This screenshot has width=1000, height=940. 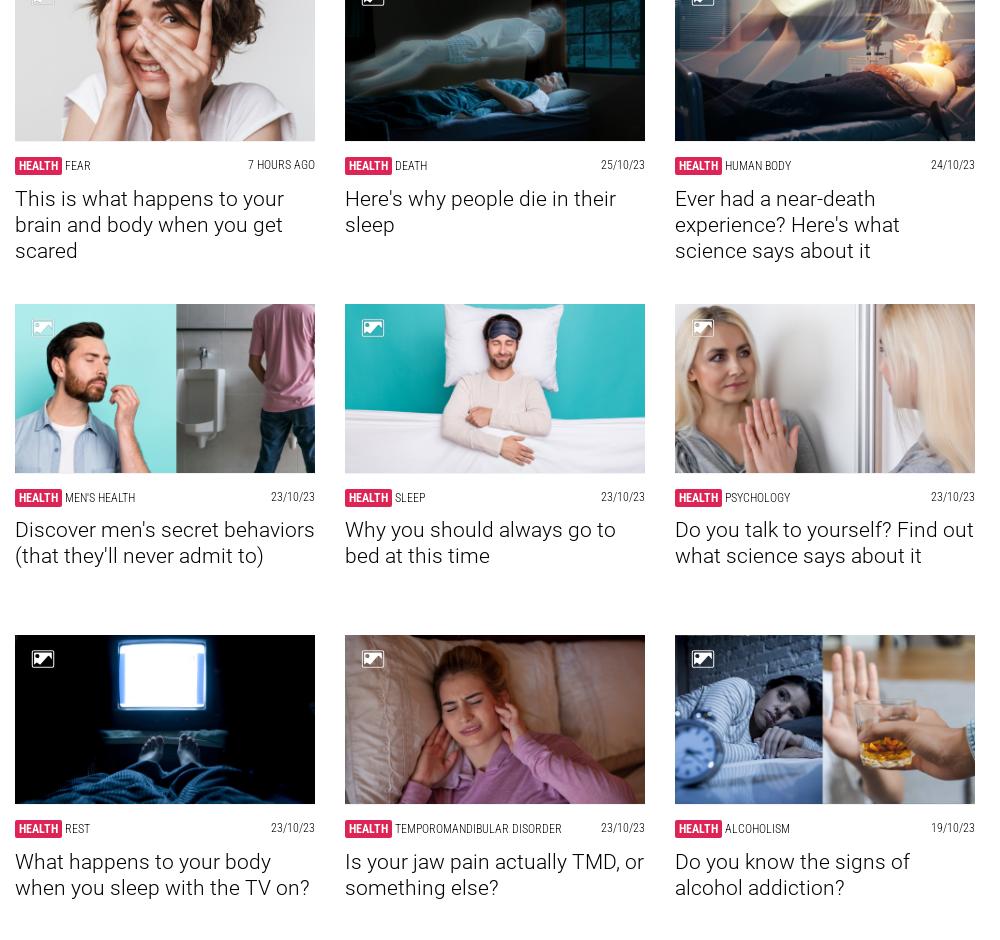 I want to click on '7 hours ago', so click(x=281, y=164).